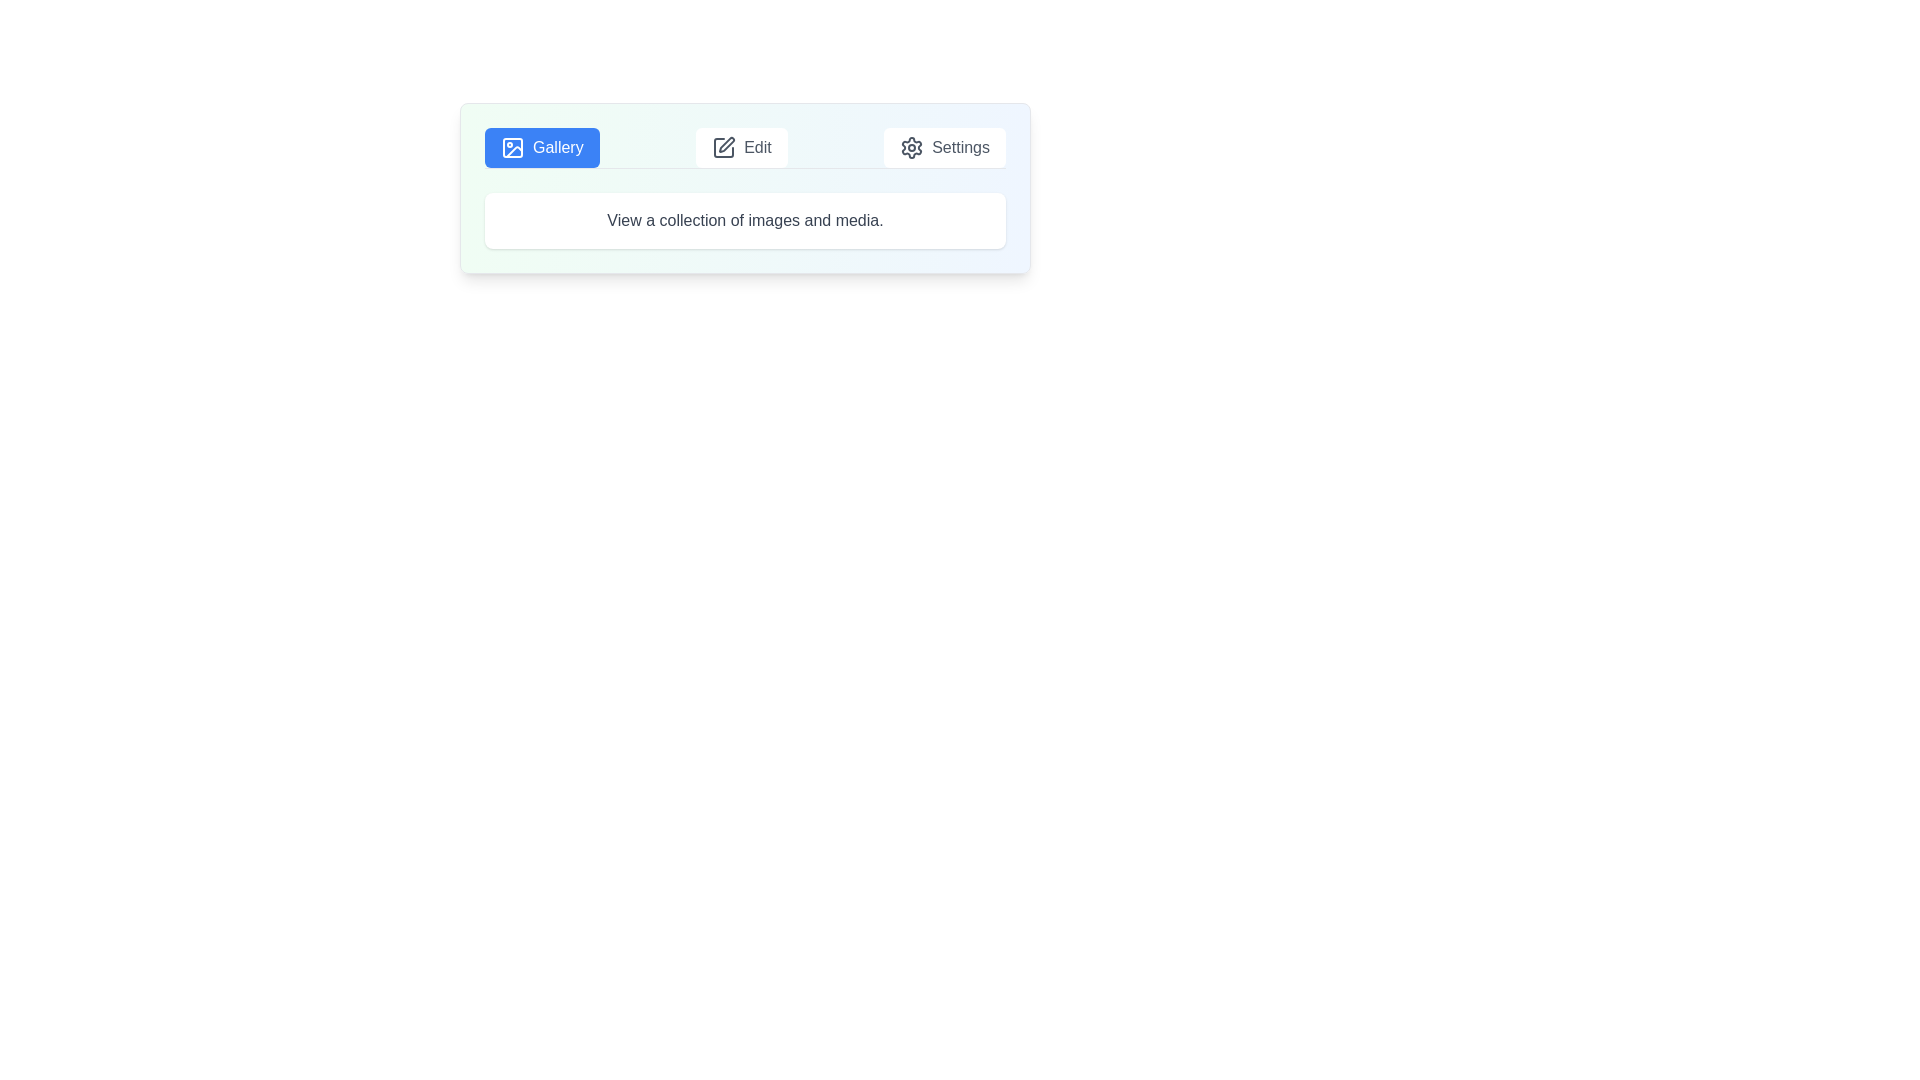 The width and height of the screenshot is (1920, 1080). I want to click on the Settings tab, so click(944, 146).